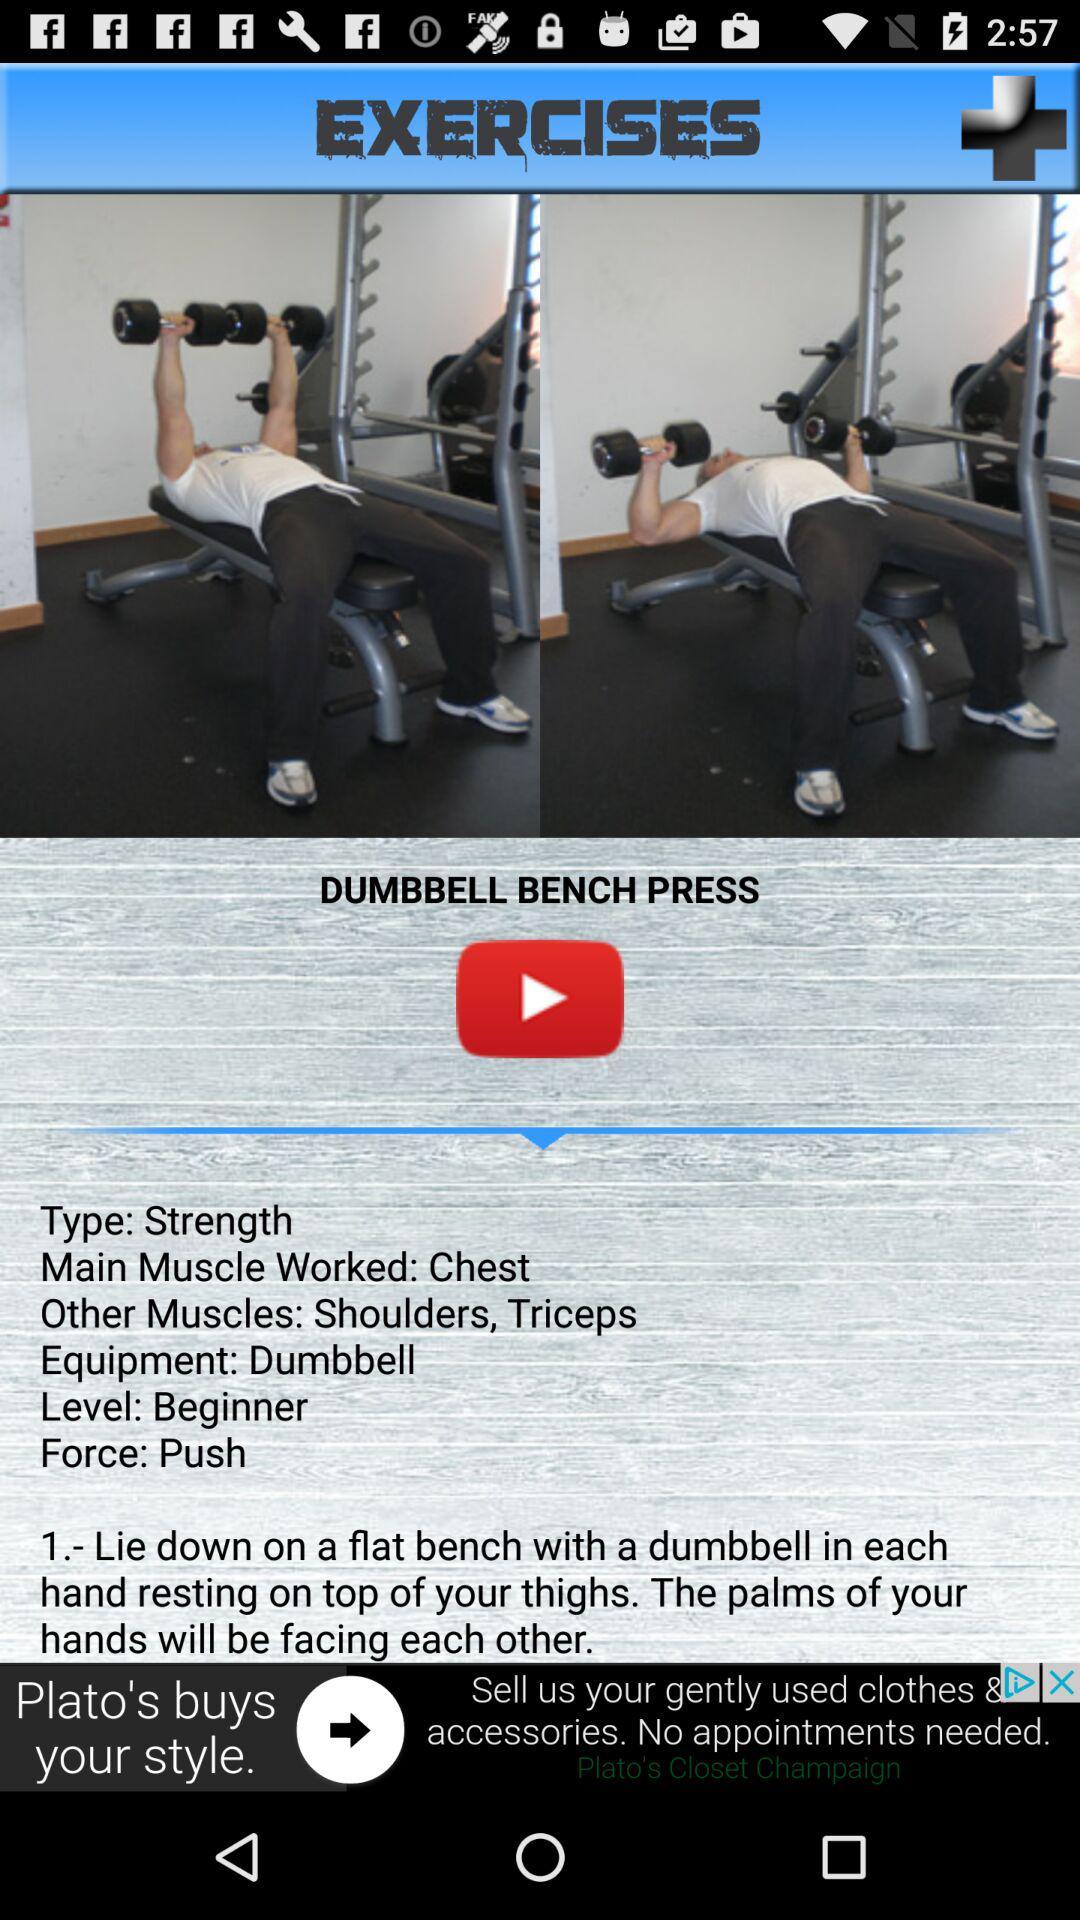 The width and height of the screenshot is (1080, 1920). What do you see at coordinates (540, 1727) in the screenshot?
I see `open advertisement` at bounding box center [540, 1727].